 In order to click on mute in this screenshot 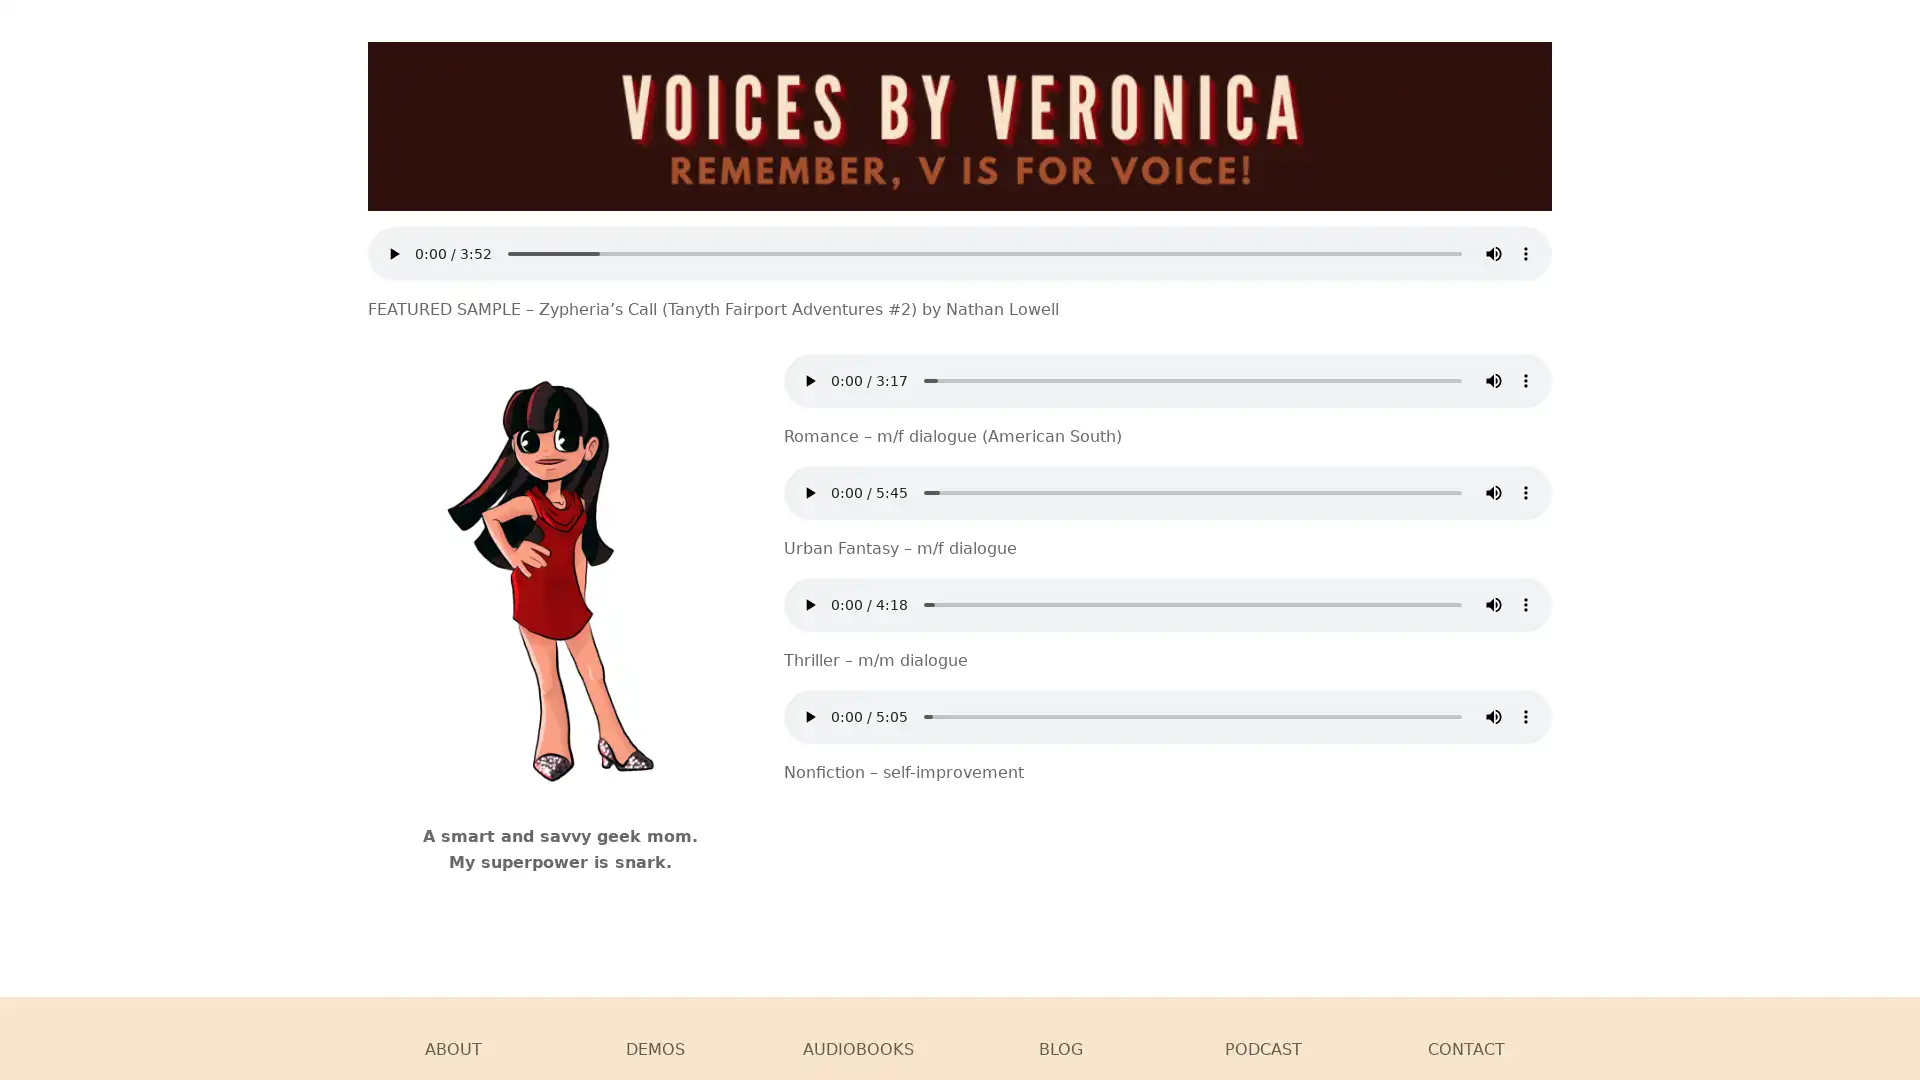, I will do `click(1493, 604)`.